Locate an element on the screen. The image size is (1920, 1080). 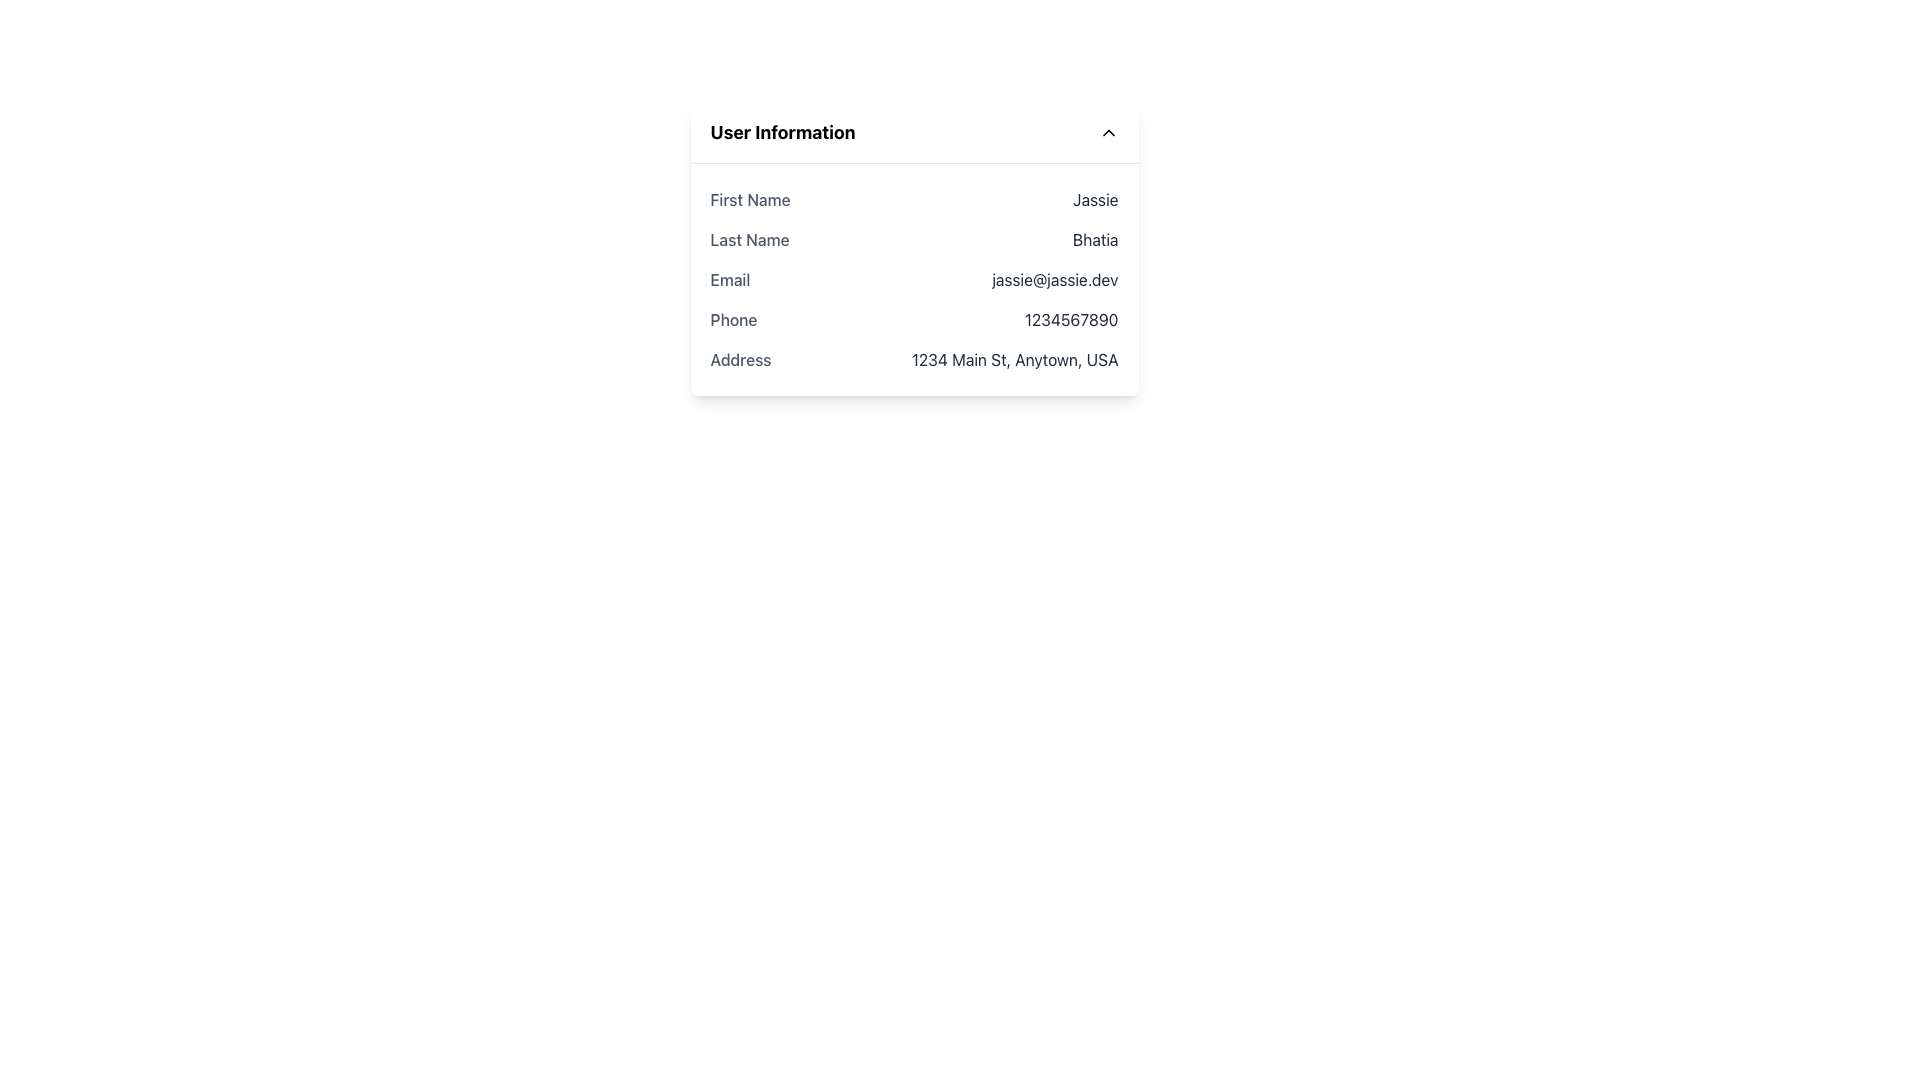
the address information display in the contact details UI panel, which is the last entry in the 'User Information' section, located below the 'Phone' entry is located at coordinates (913, 358).